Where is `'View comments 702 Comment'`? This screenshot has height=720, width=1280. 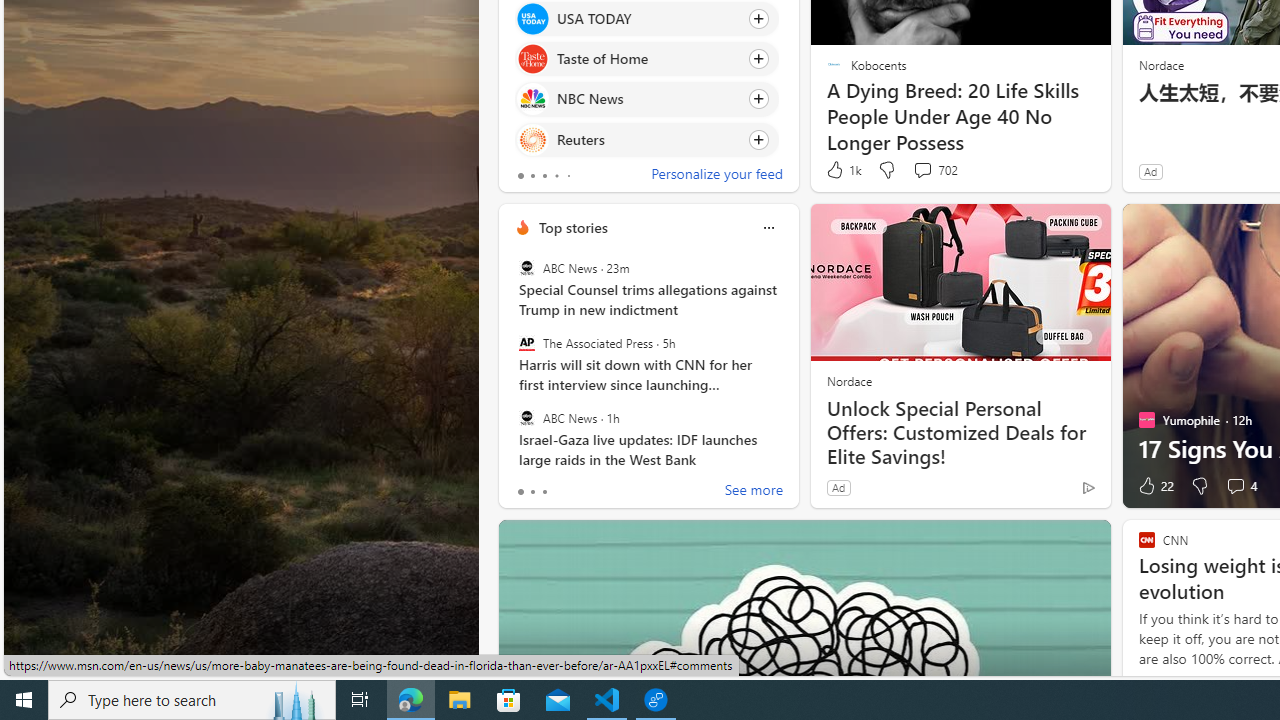
'View comments 702 Comment' is located at coordinates (921, 168).